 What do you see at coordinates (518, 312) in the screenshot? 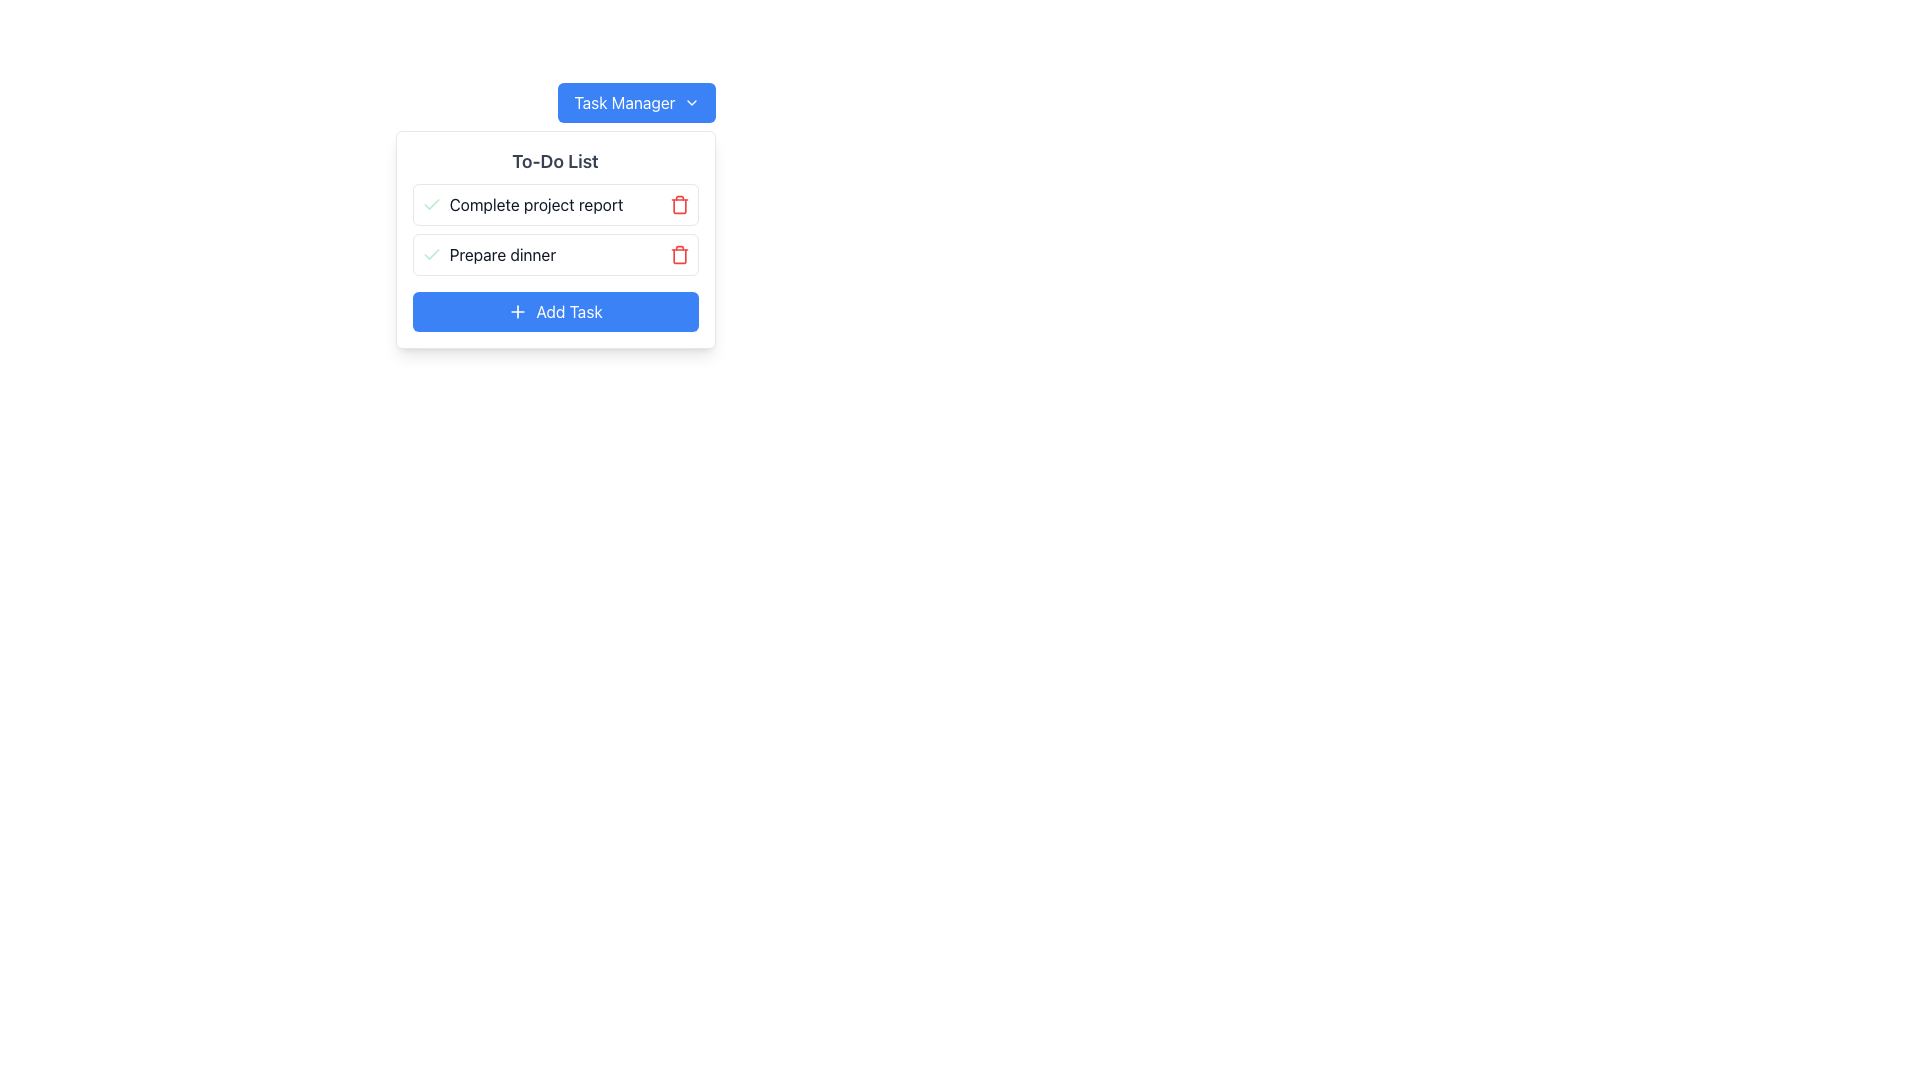
I see `the decorative icon inside the 'Add Task' button to receive visual feedback` at bounding box center [518, 312].